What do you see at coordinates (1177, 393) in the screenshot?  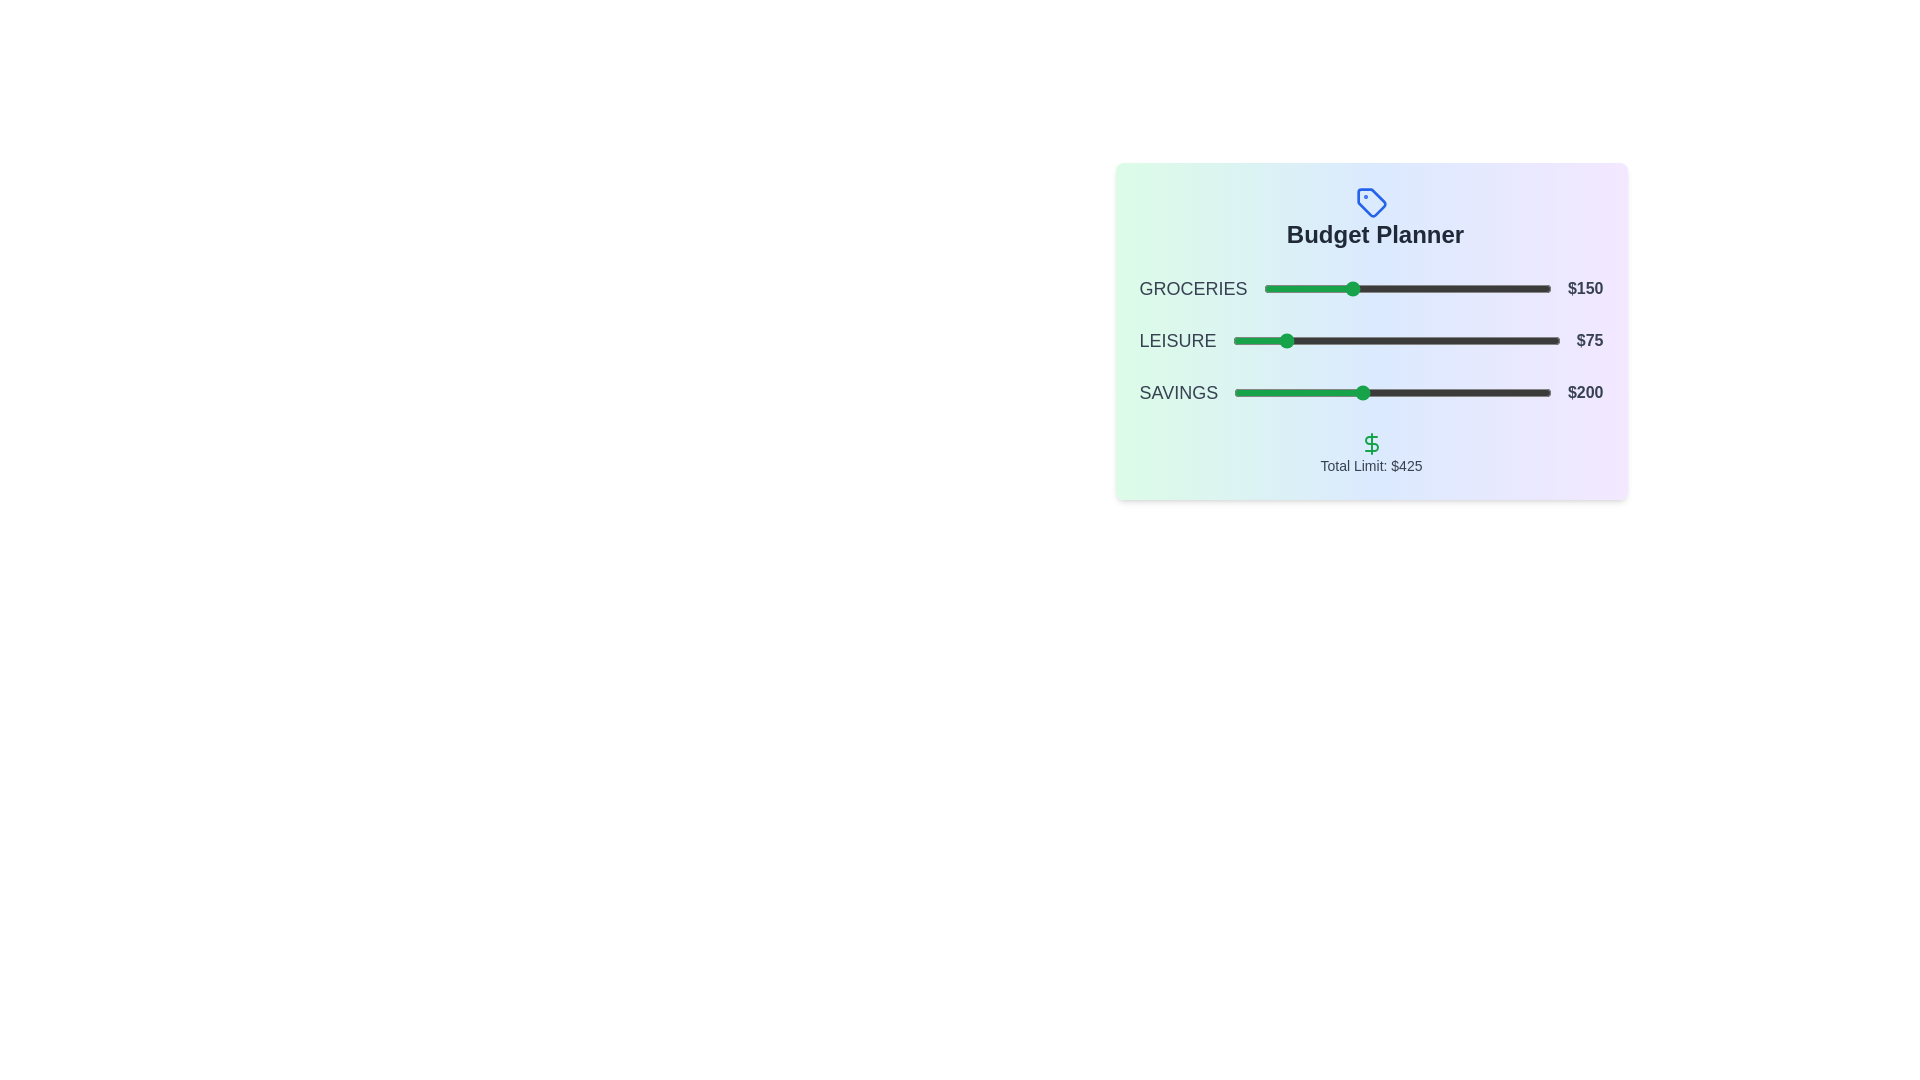 I see `the category name savings to display additional details` at bounding box center [1177, 393].